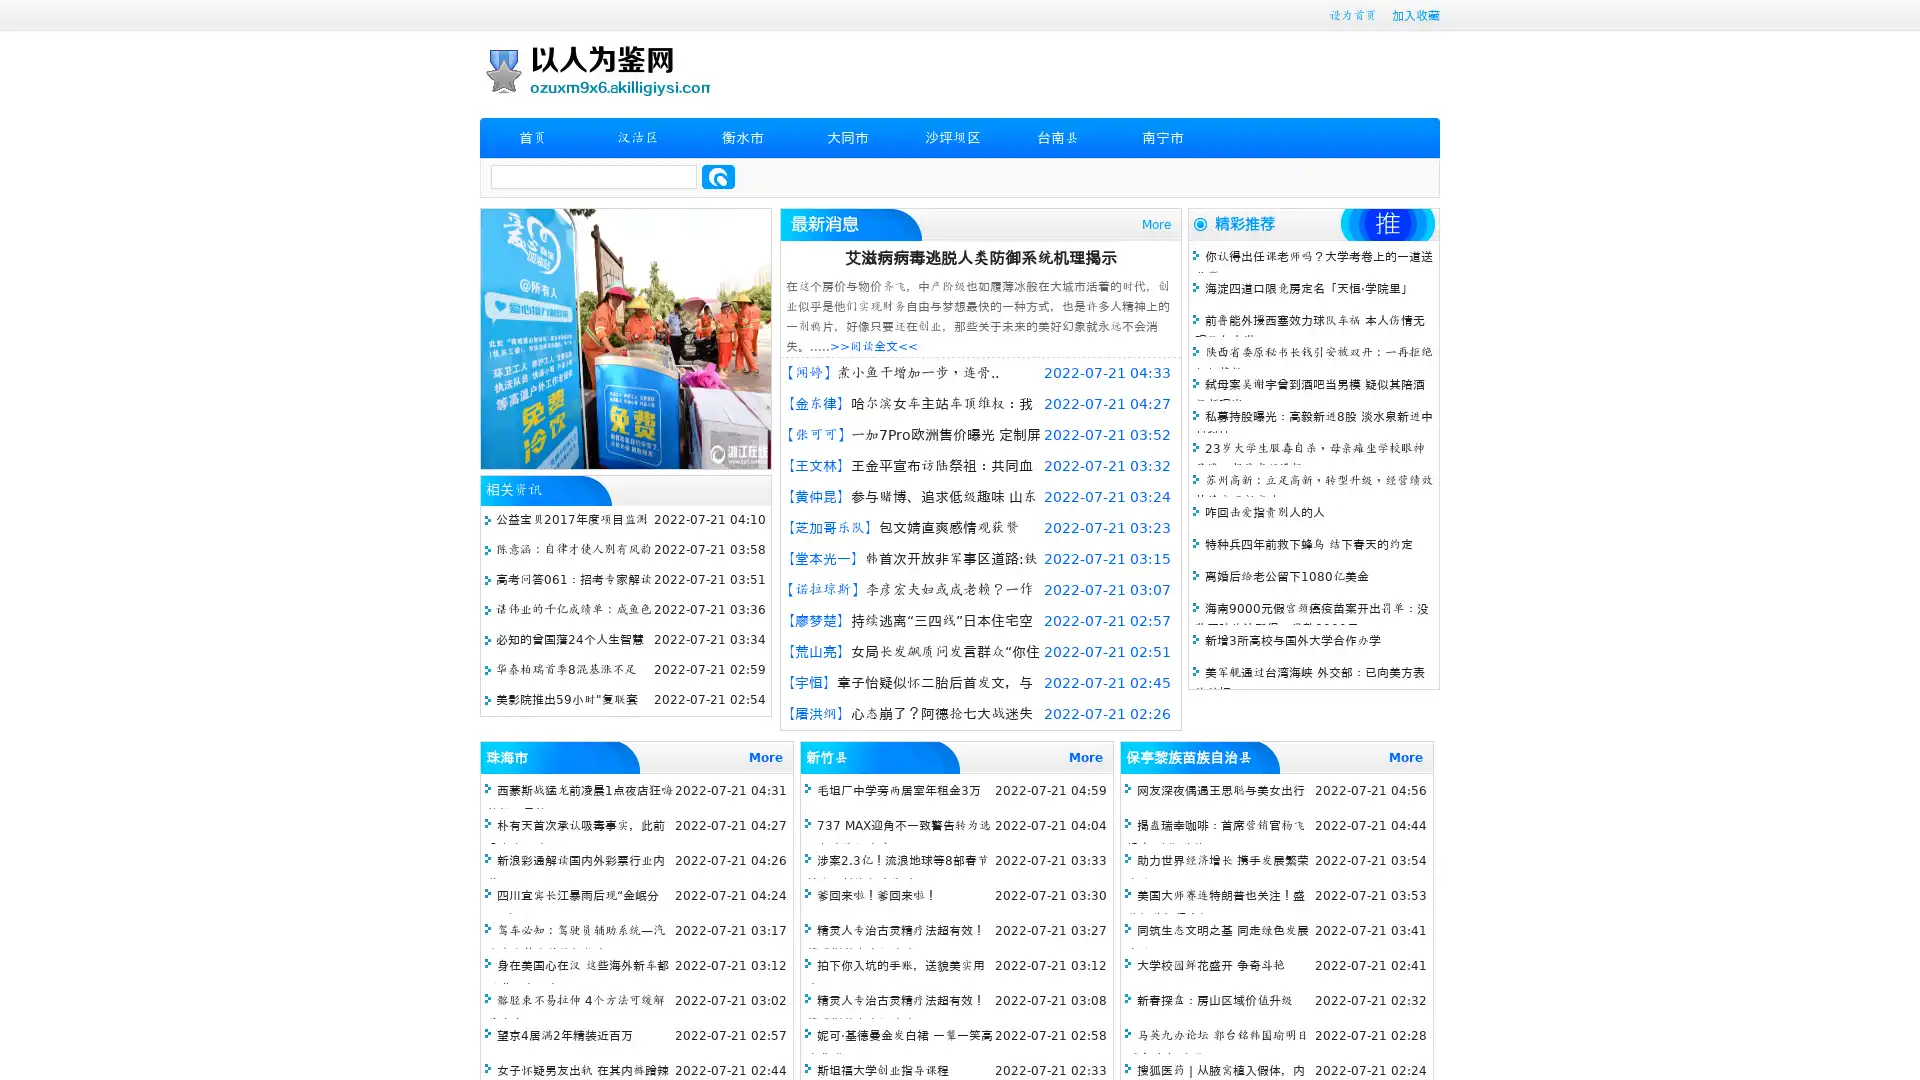  I want to click on Search, so click(718, 176).